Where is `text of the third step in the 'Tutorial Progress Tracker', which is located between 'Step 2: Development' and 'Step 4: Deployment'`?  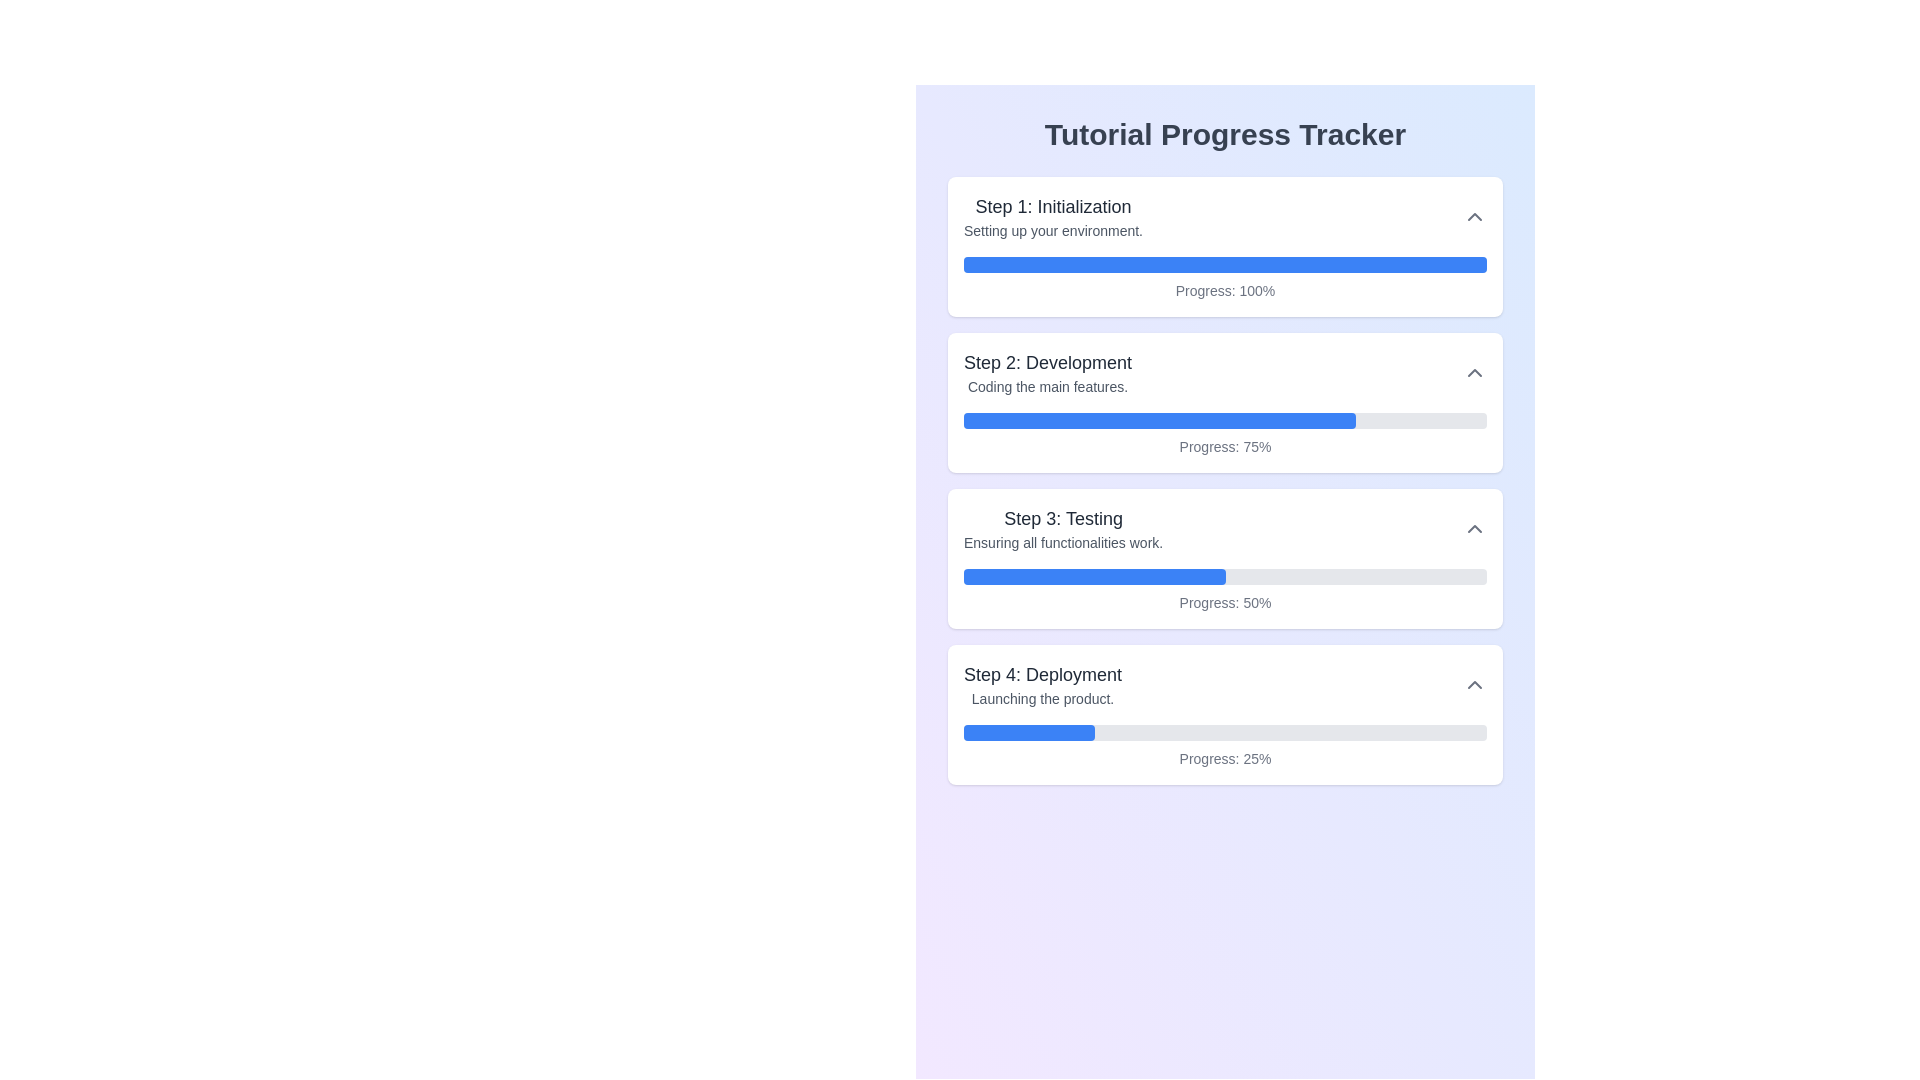 text of the third step in the 'Tutorial Progress Tracker', which is located between 'Step 2: Development' and 'Step 4: Deployment' is located at coordinates (1062, 527).